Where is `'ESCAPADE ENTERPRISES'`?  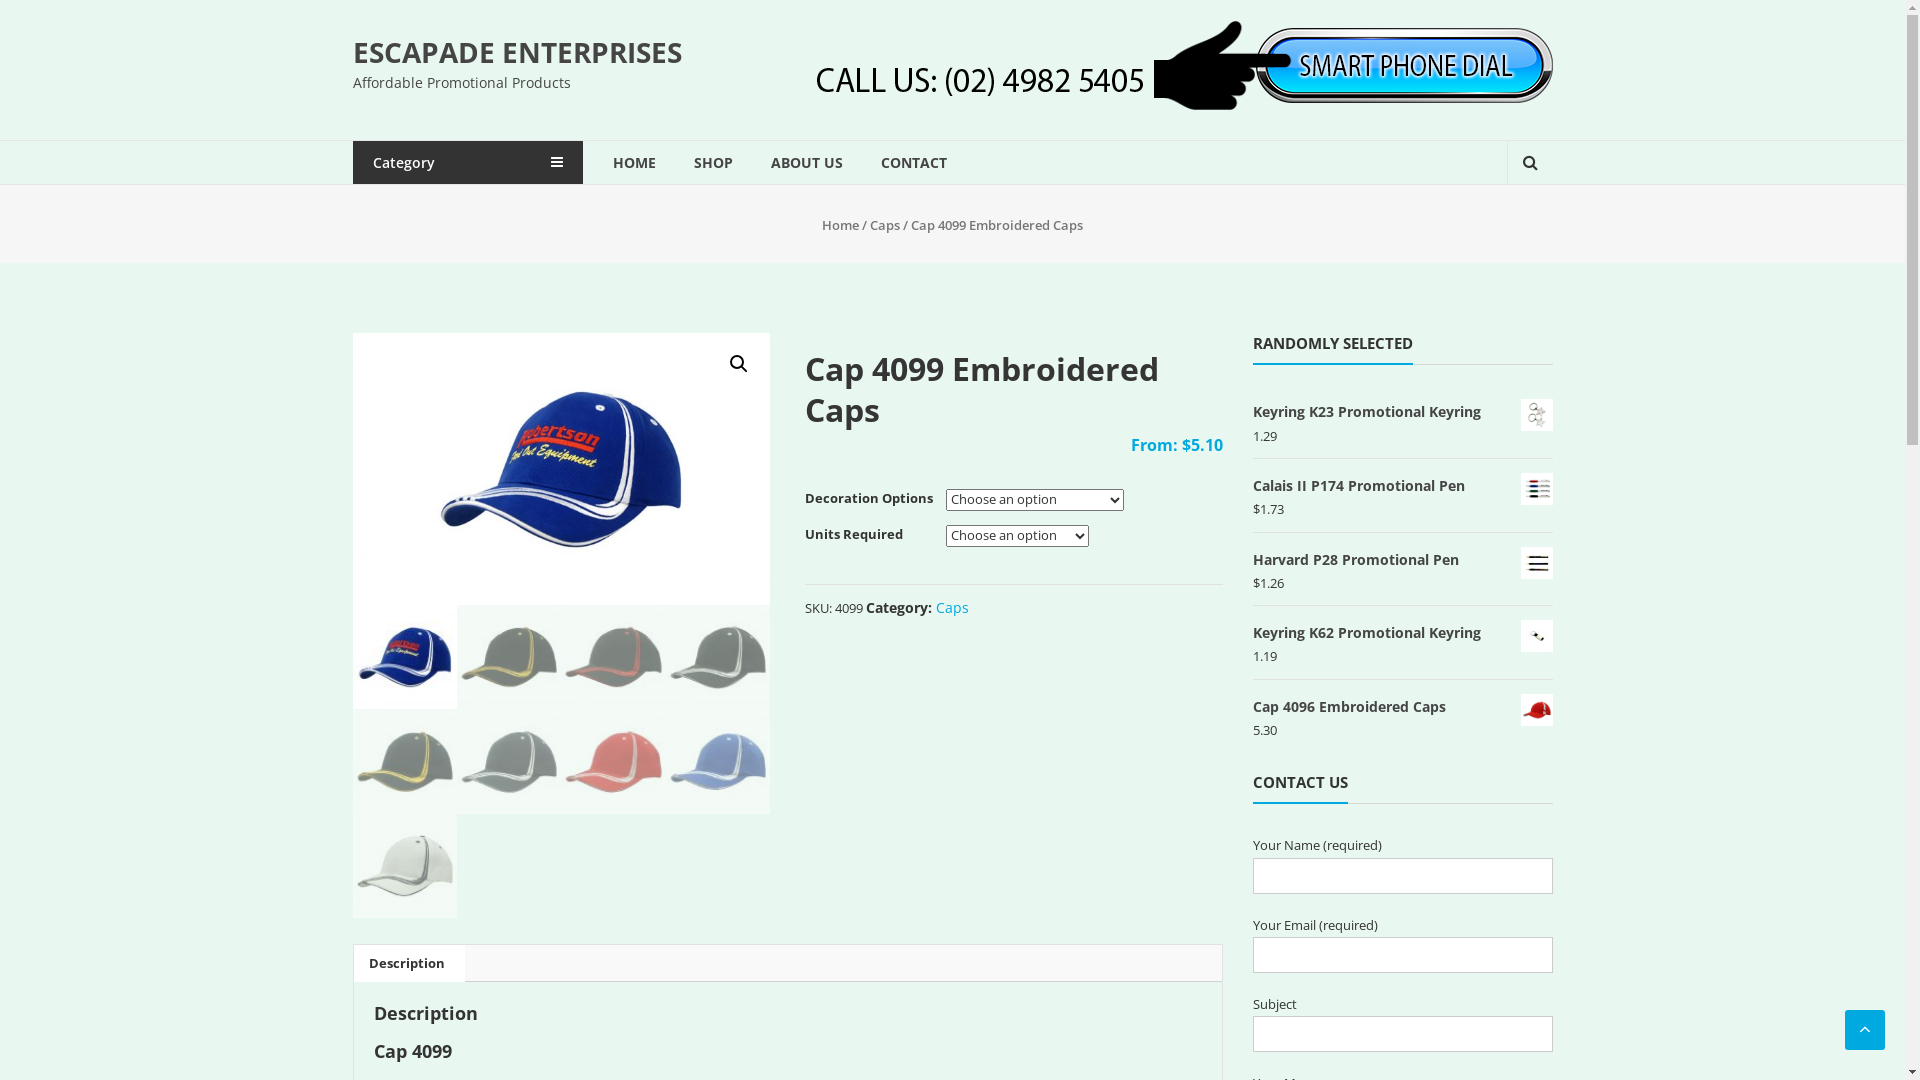
'ESCAPADE ENTERPRISES' is located at coordinates (351, 50).